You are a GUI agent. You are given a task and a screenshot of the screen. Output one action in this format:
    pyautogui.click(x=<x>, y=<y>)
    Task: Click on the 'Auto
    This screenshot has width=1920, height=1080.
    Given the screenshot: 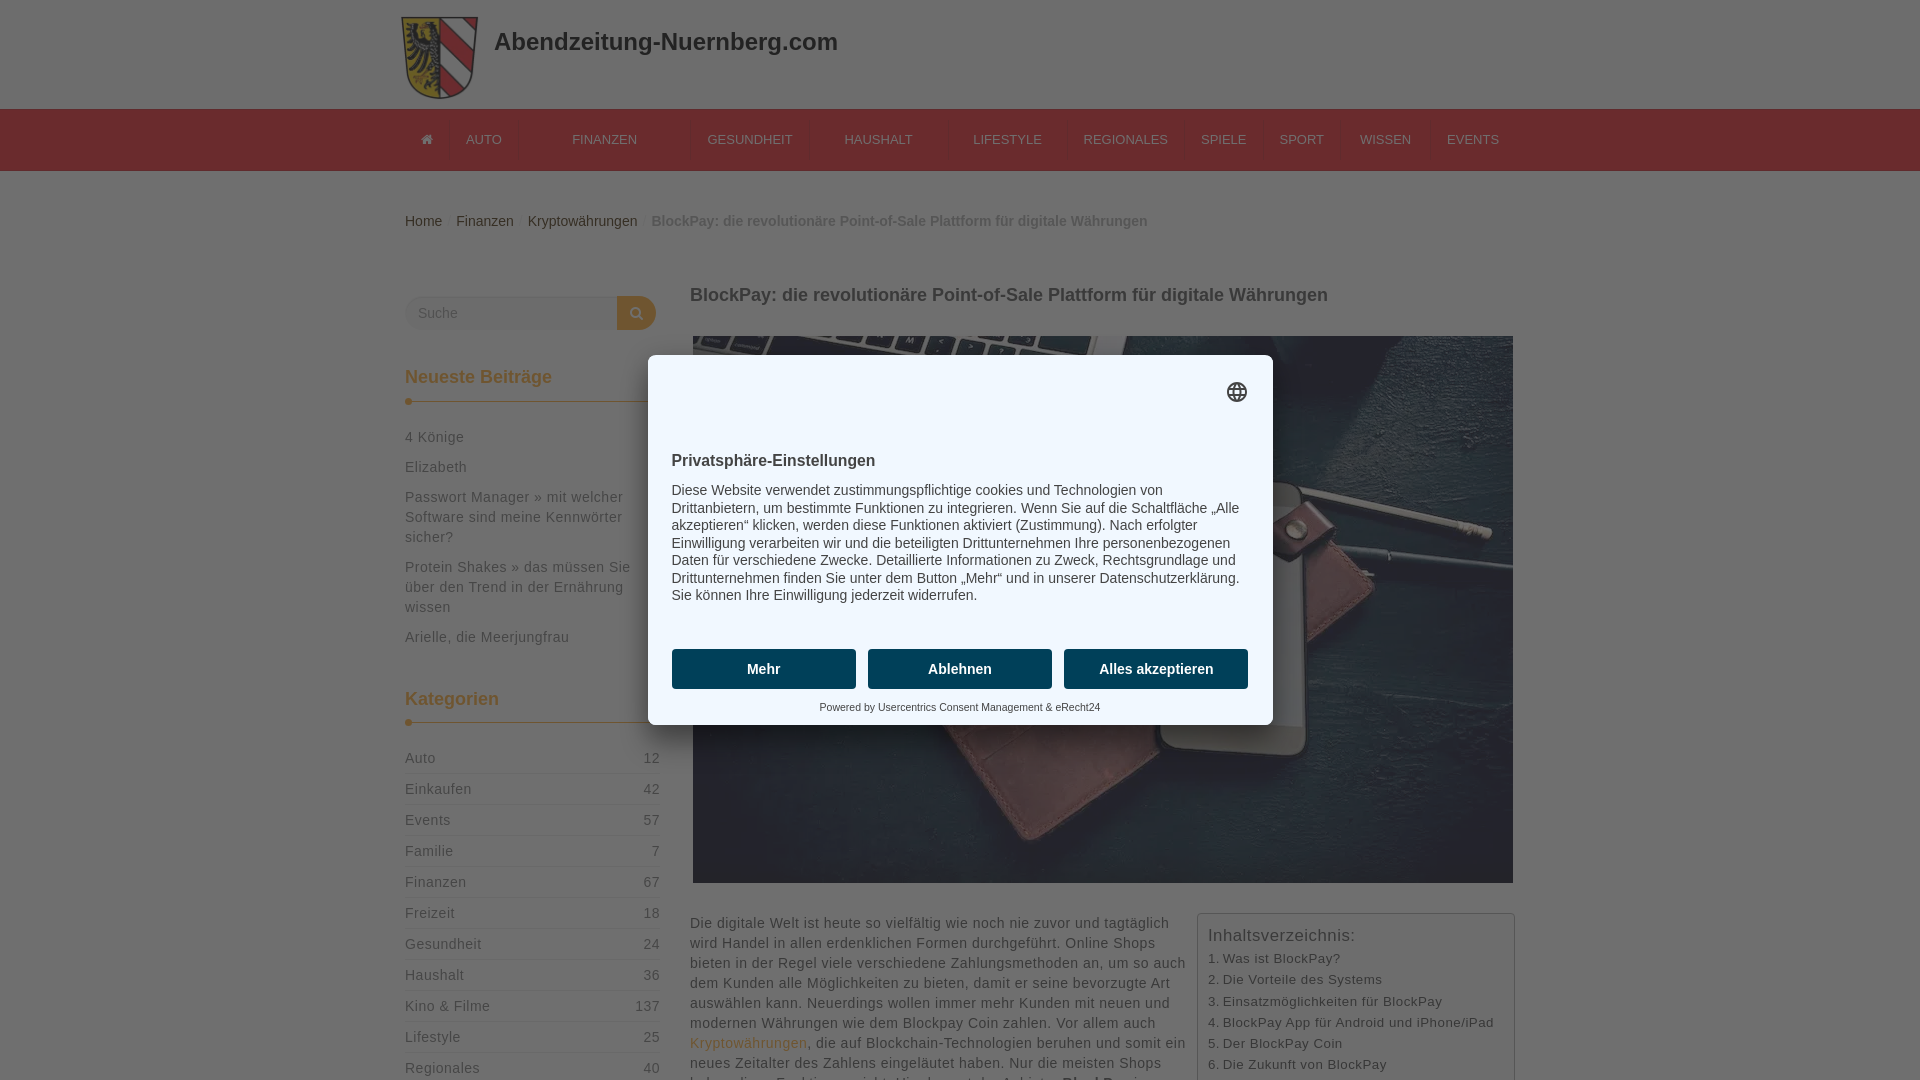 What is the action you would take?
    pyautogui.click(x=419, y=758)
    